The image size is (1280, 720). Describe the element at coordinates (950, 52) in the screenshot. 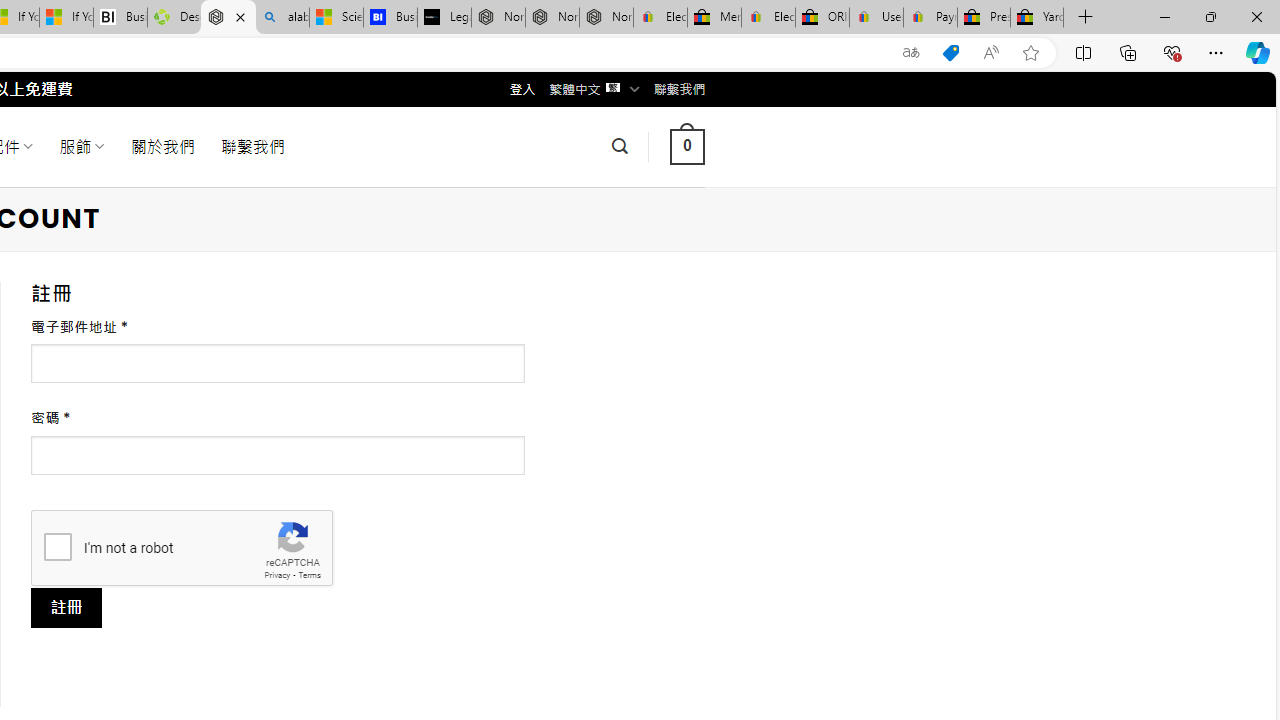

I see `'This site has coupons! Shopping in Microsoft Edge'` at that location.